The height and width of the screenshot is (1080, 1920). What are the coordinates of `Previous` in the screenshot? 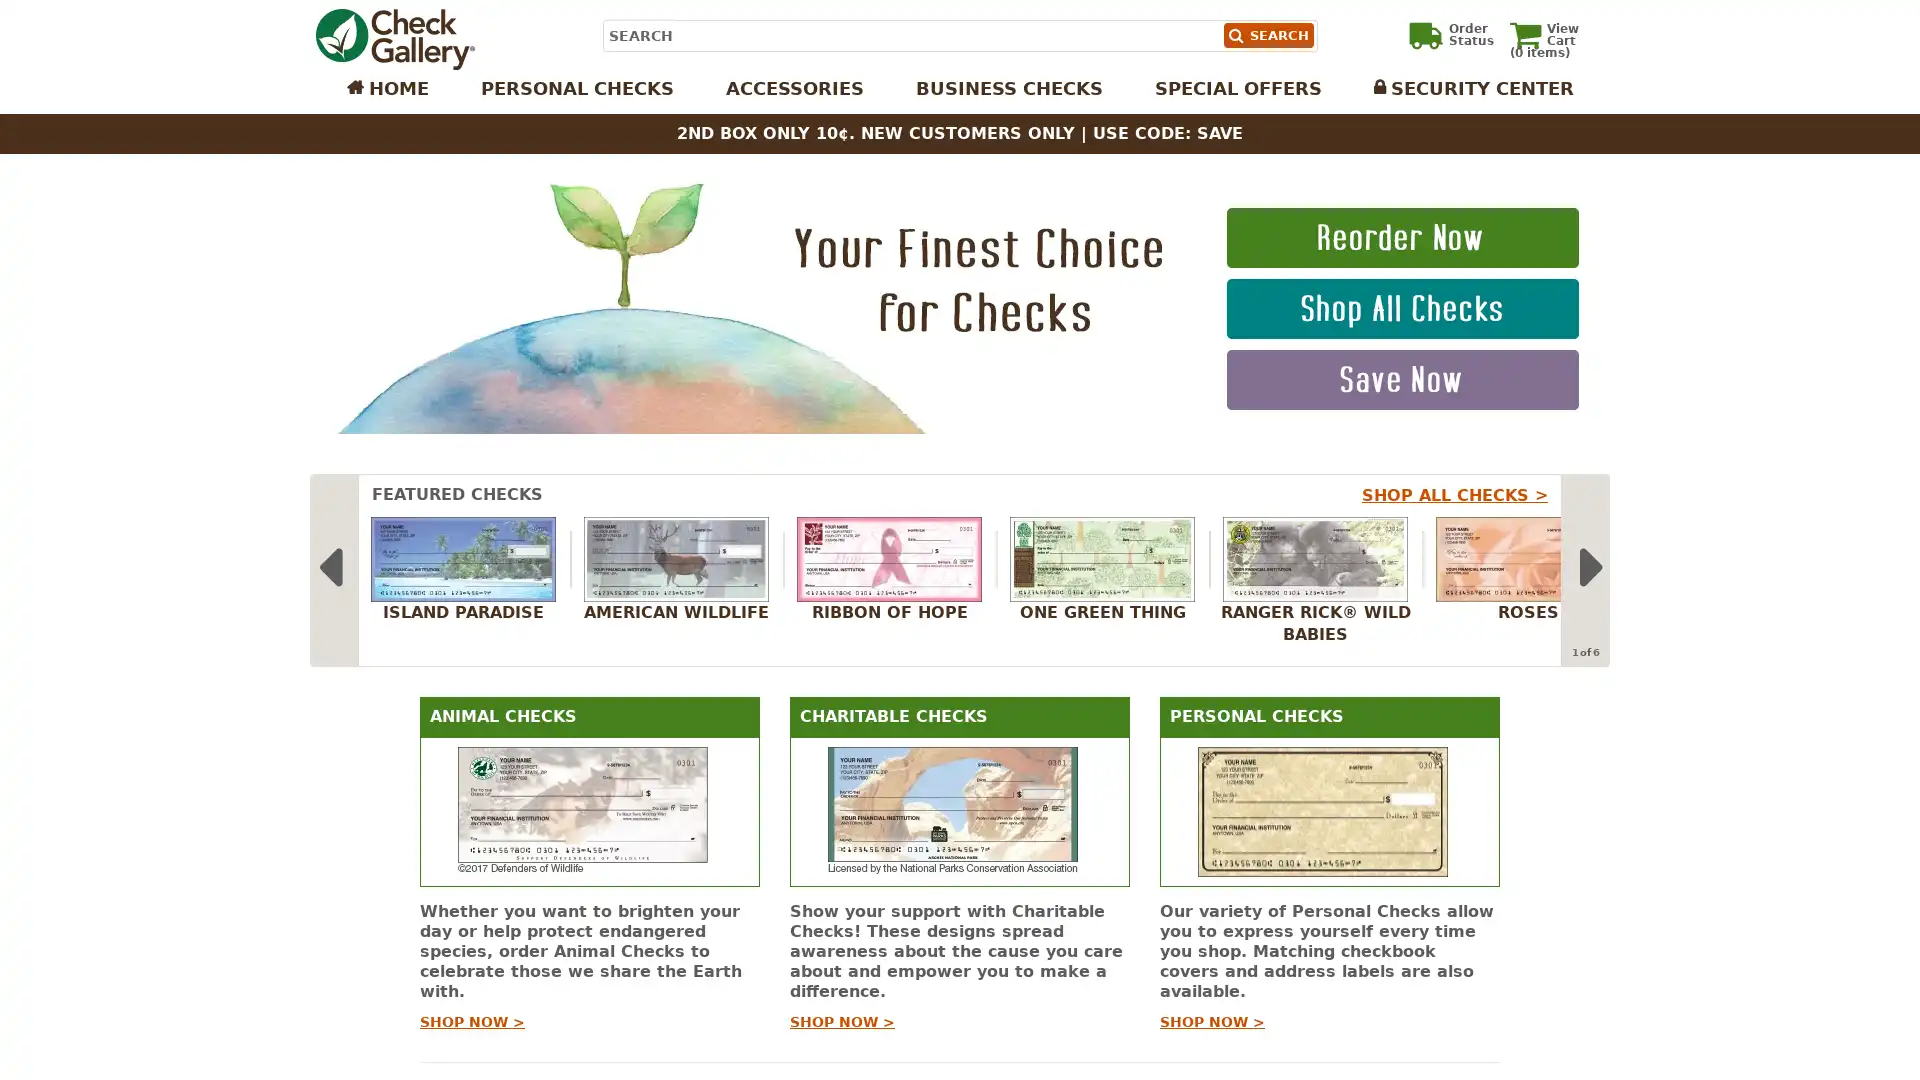 It's located at (329, 569).